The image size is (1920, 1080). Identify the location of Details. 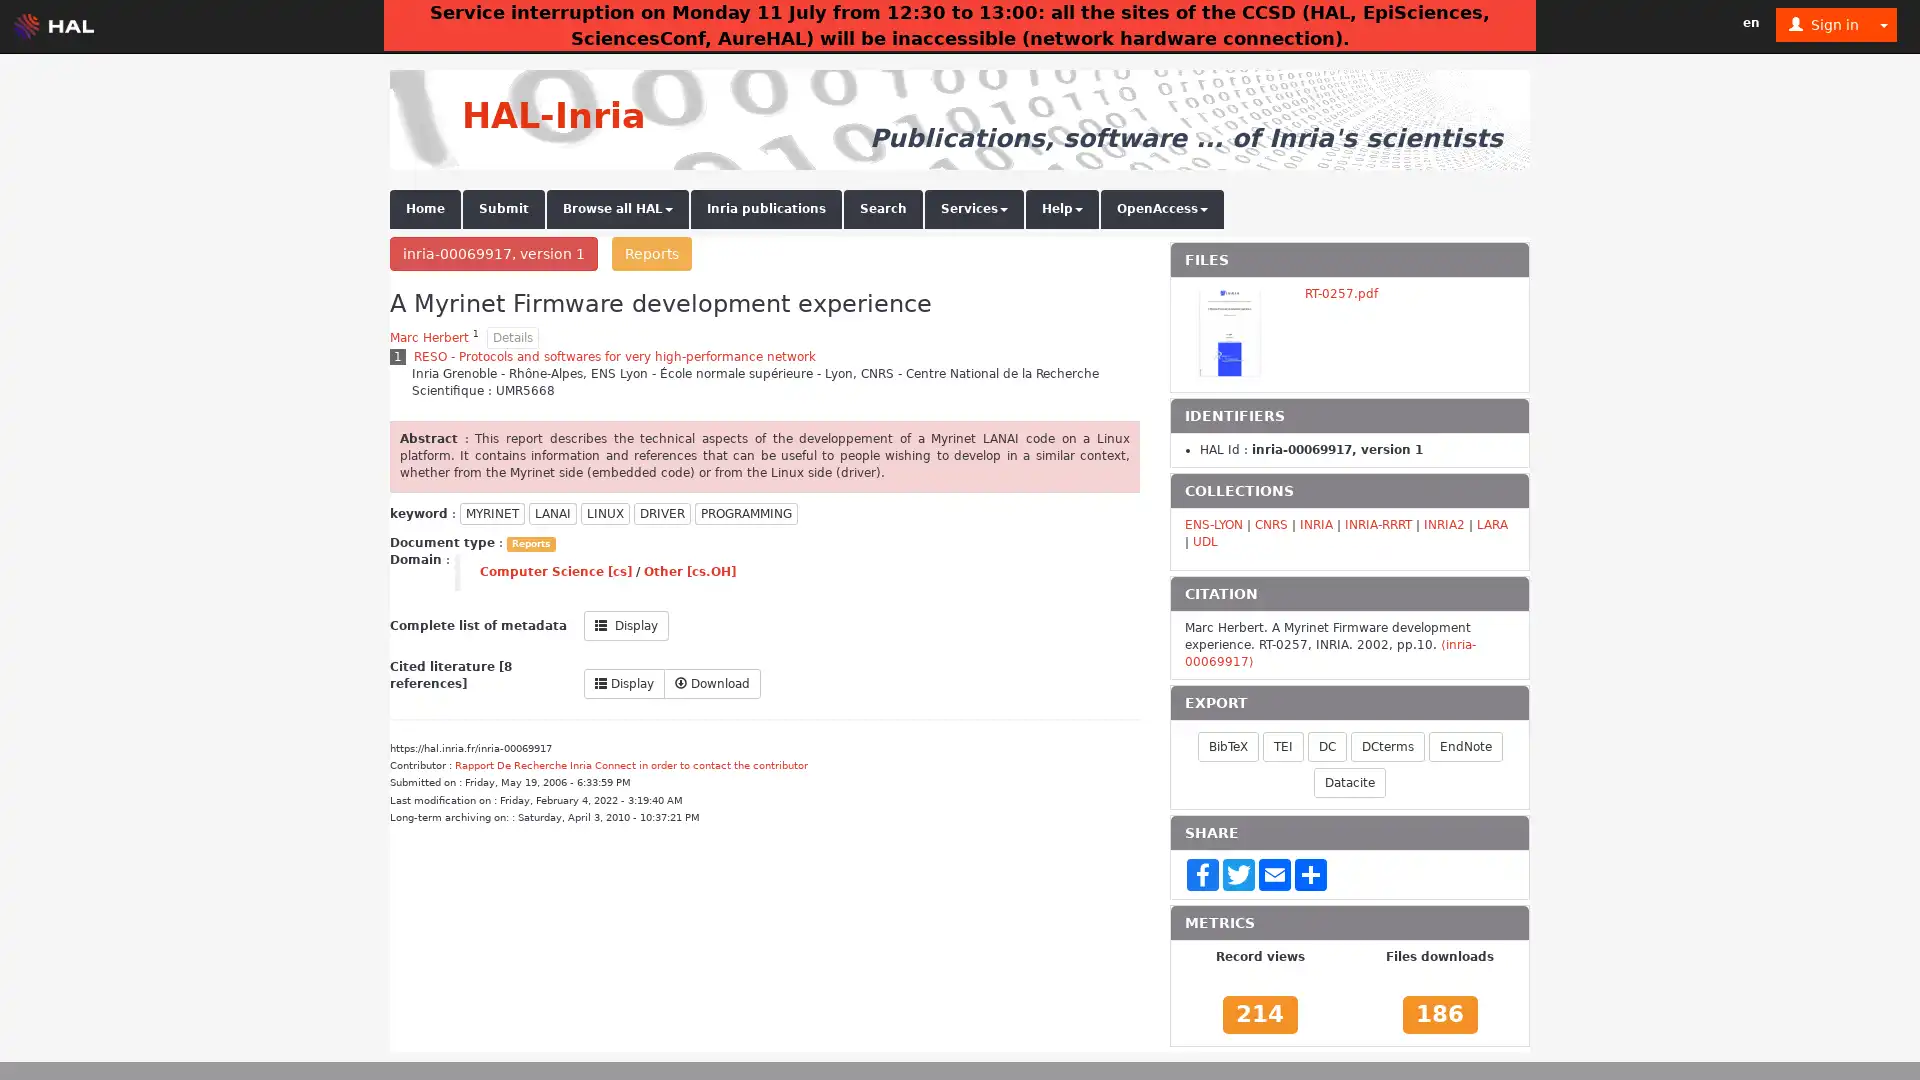
(513, 337).